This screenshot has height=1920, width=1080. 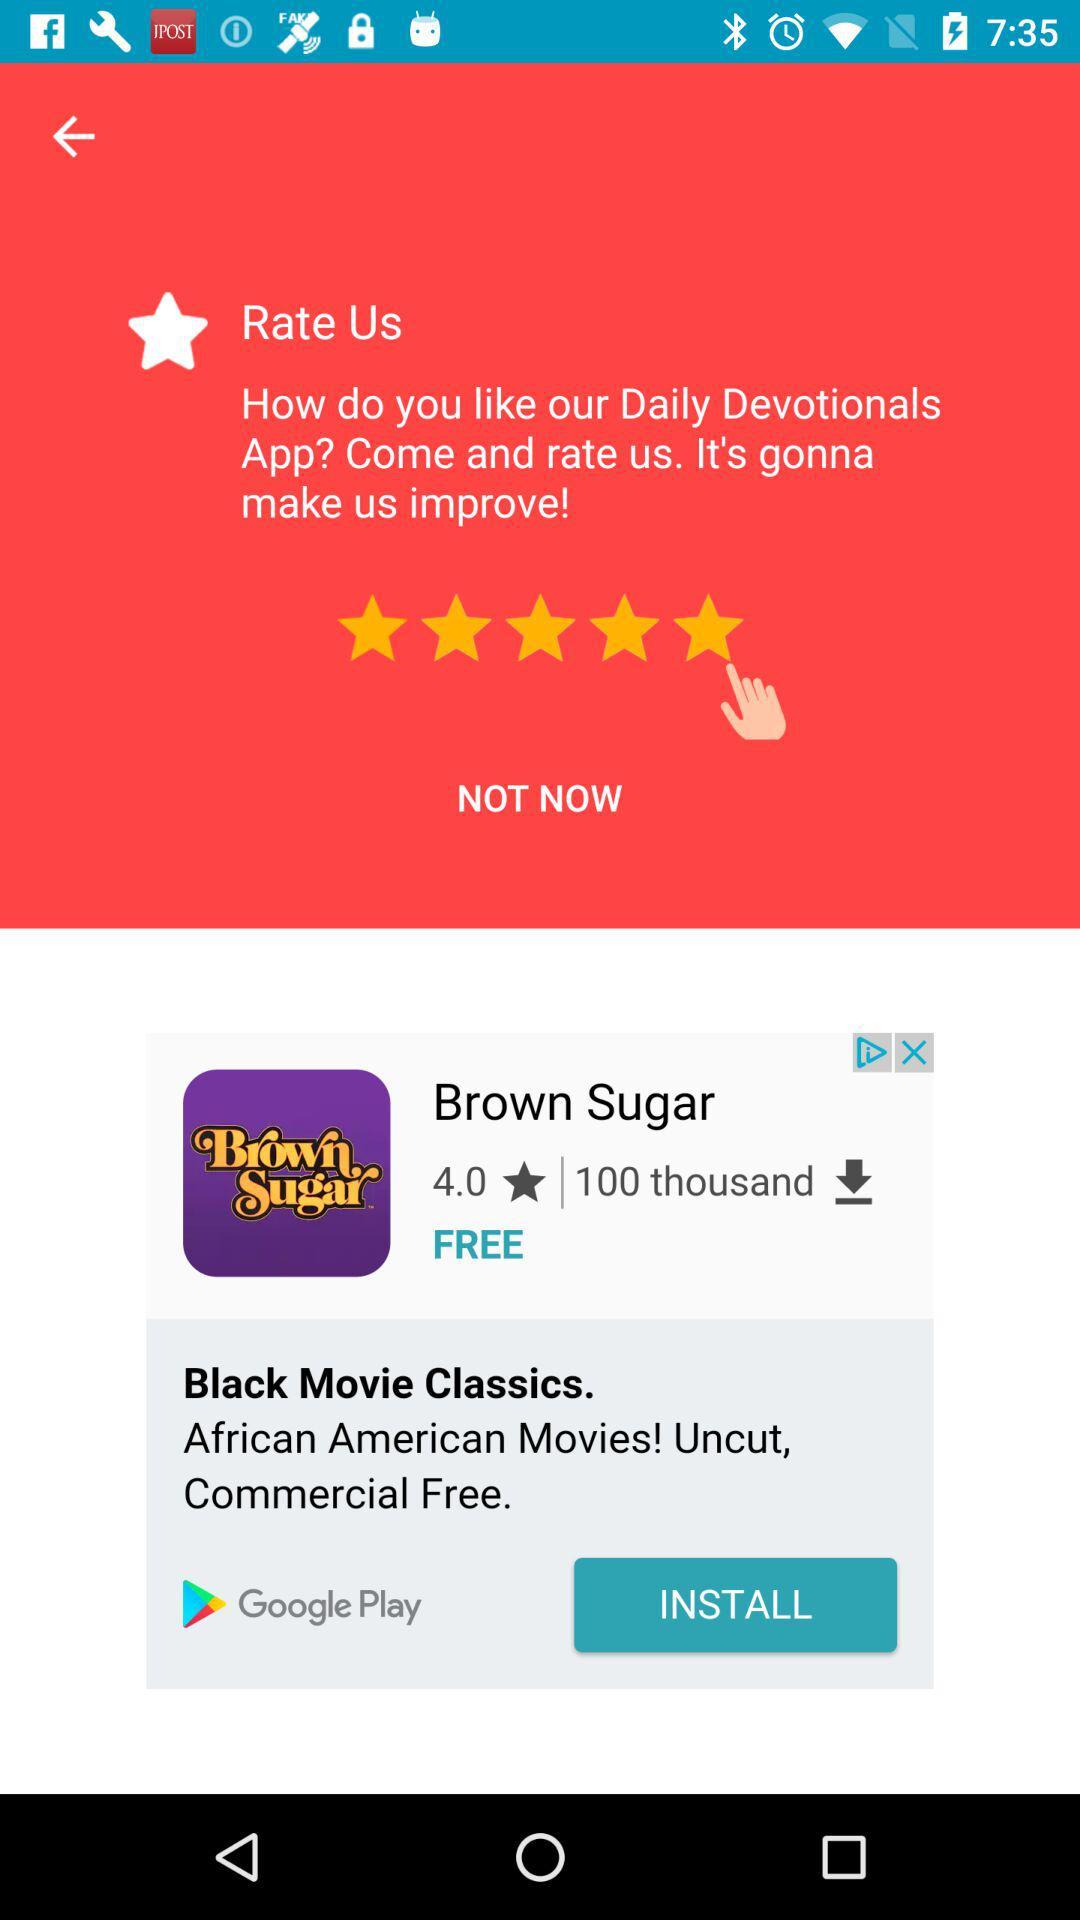 I want to click on the arrow_backward icon, so click(x=72, y=135).